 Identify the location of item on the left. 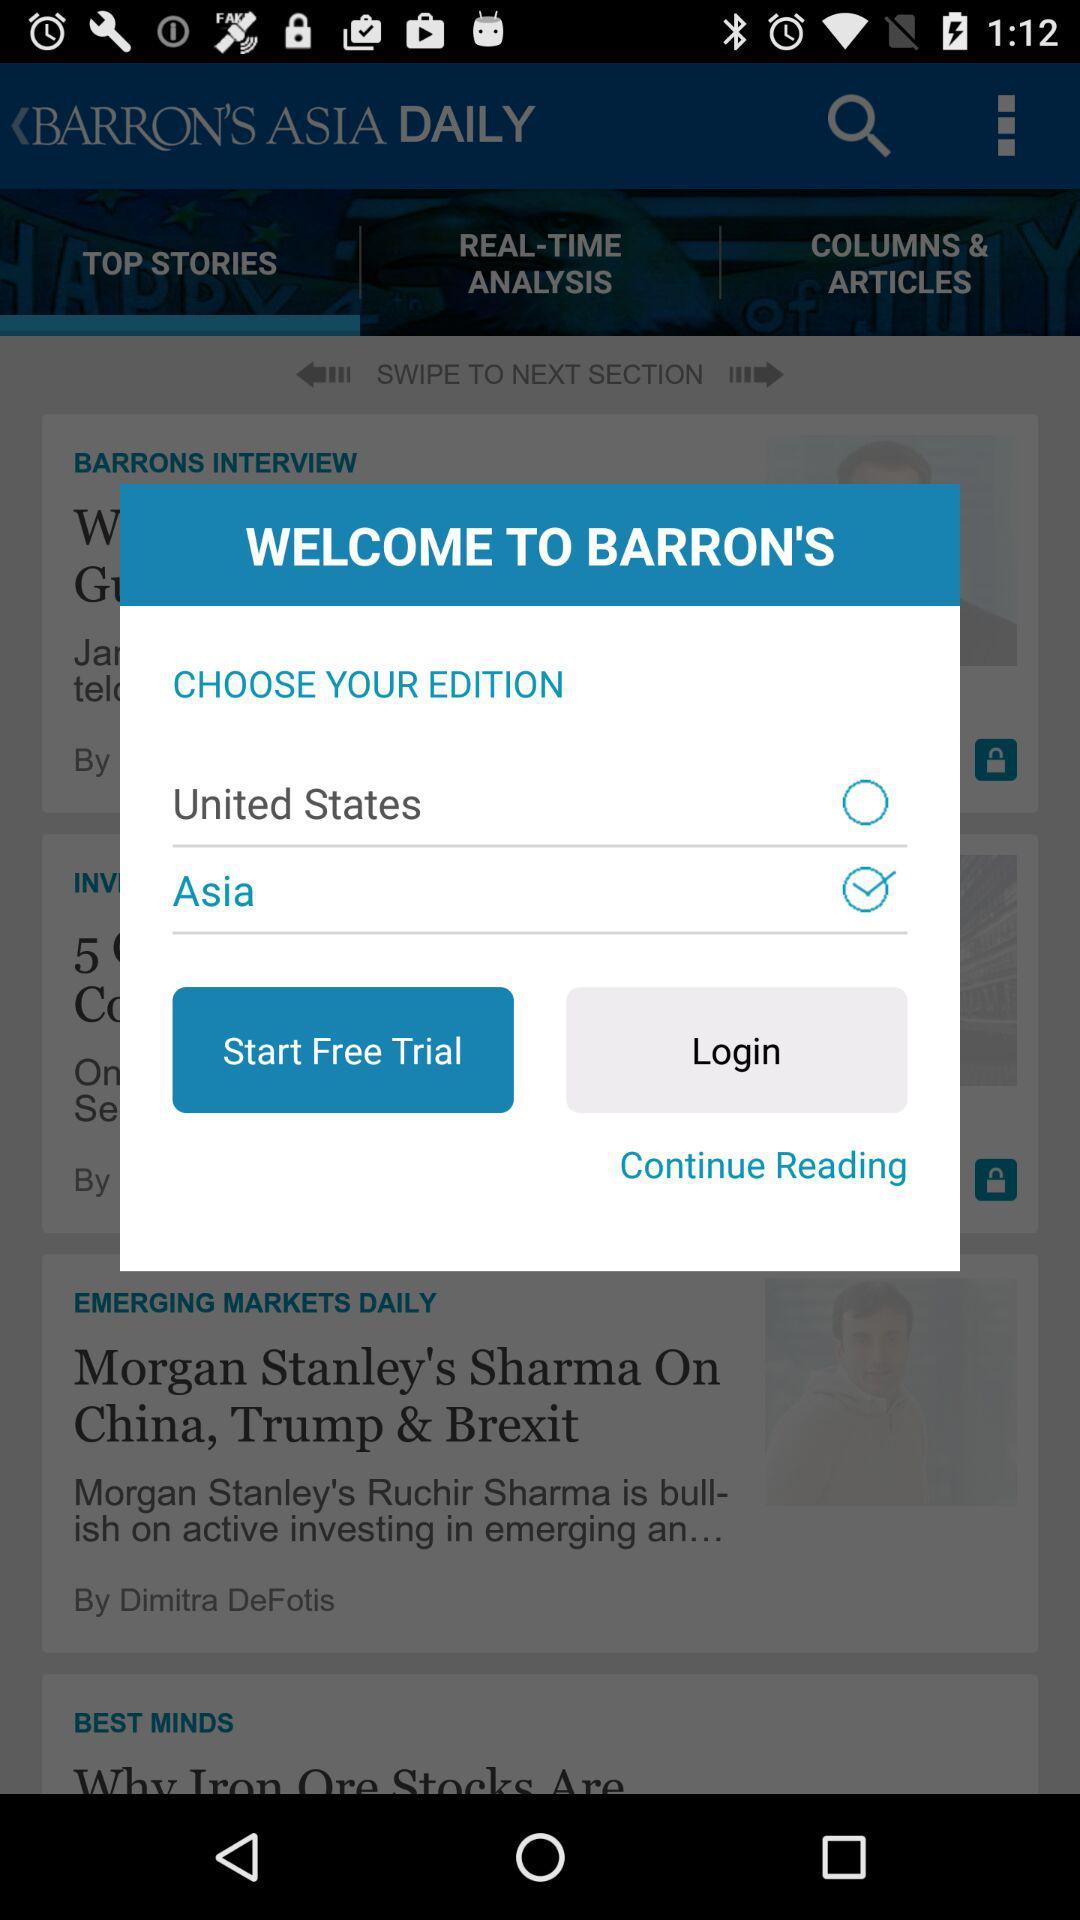
(342, 1049).